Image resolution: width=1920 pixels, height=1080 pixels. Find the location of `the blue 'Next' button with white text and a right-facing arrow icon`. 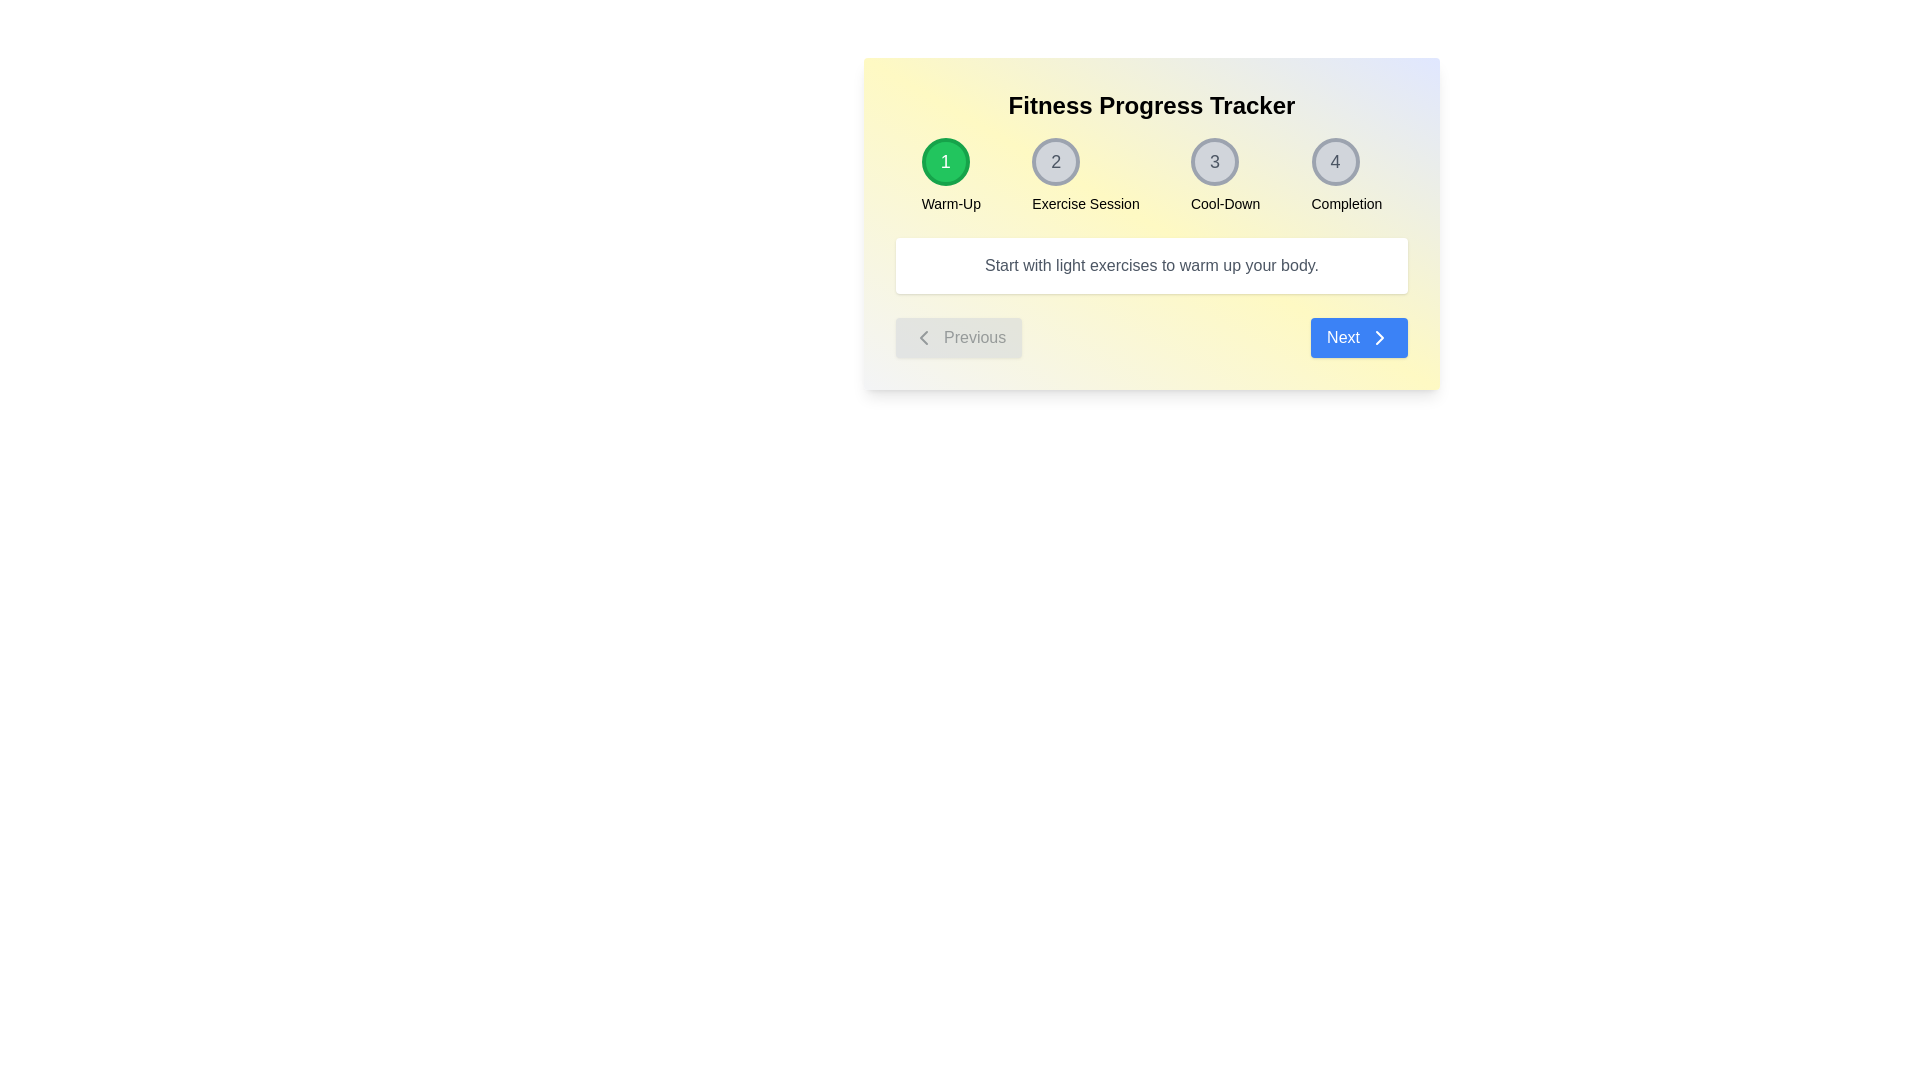

the blue 'Next' button with white text and a right-facing arrow icon is located at coordinates (1359, 337).